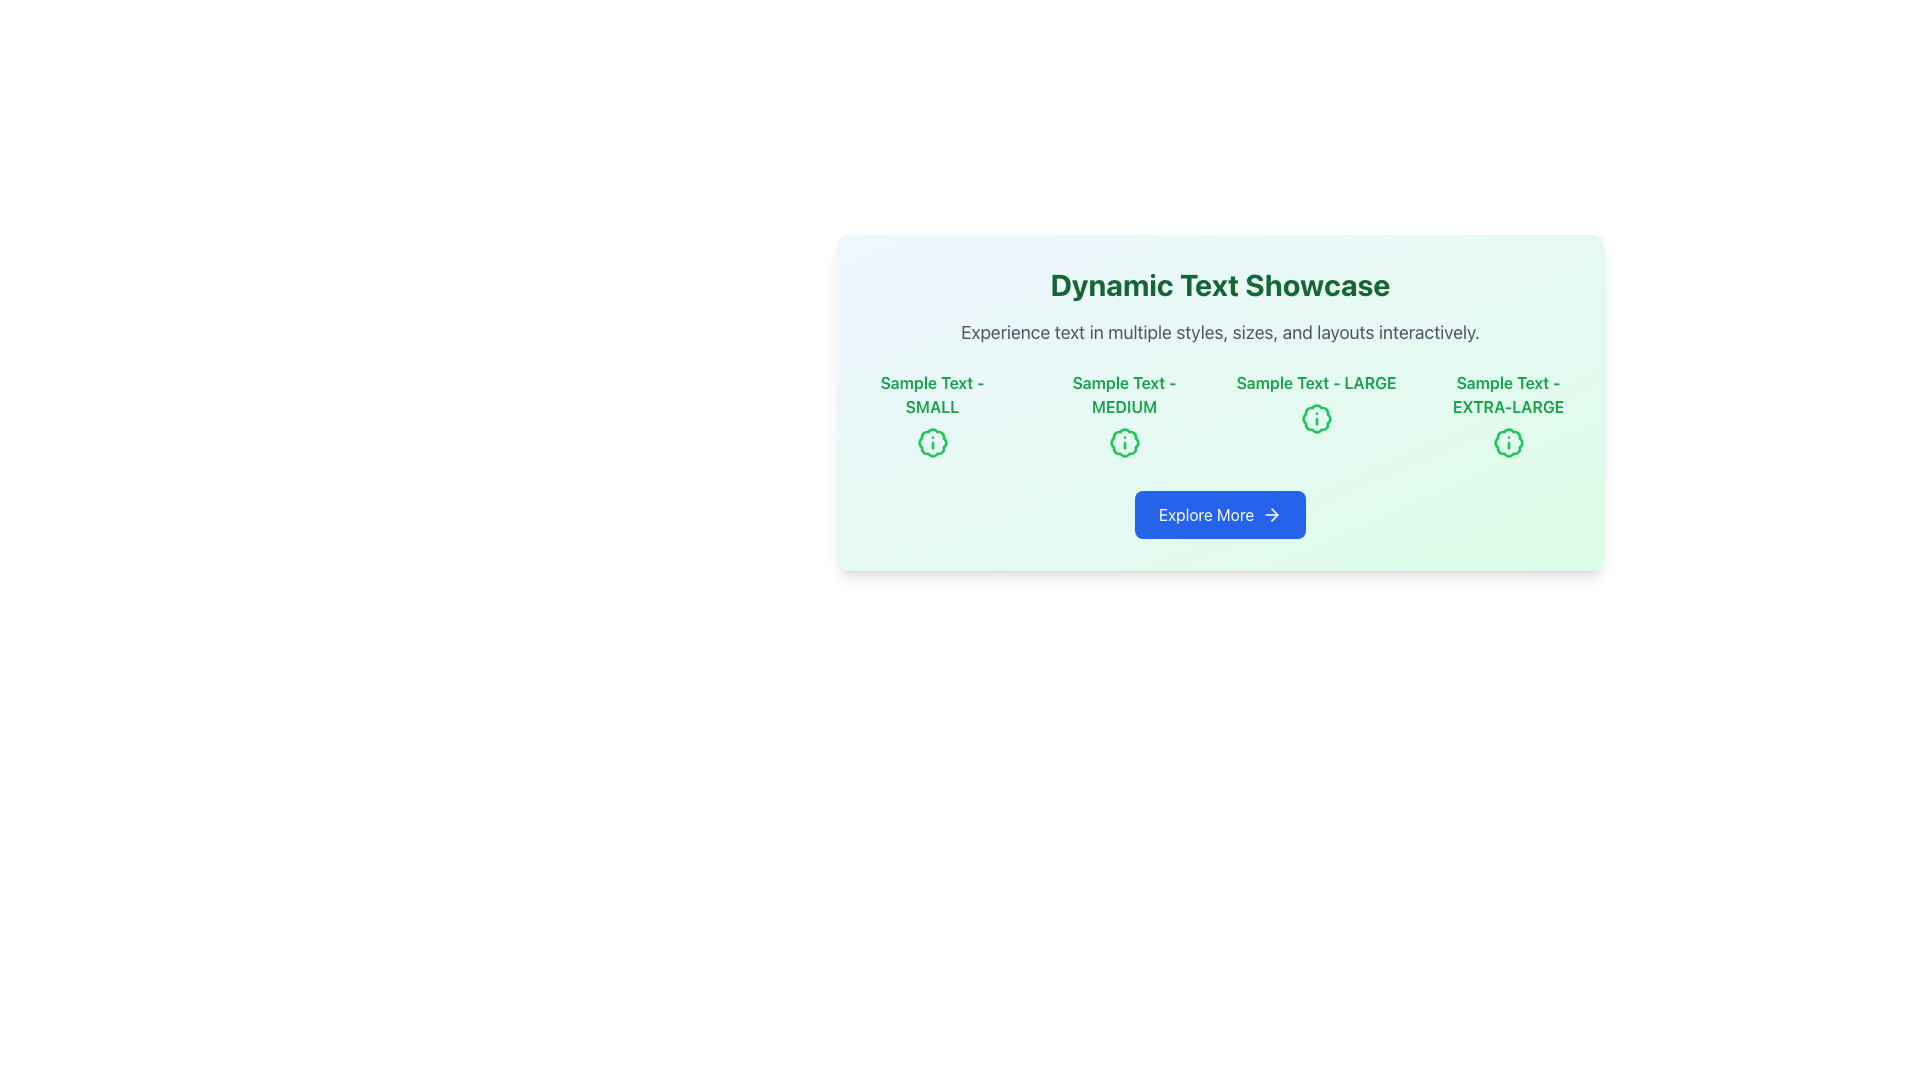 The image size is (1920, 1080). I want to click on the composite UI component that features a green text label reading 'Sample Text - SMALL' and a circular icon with an 'i' below it, so click(931, 414).